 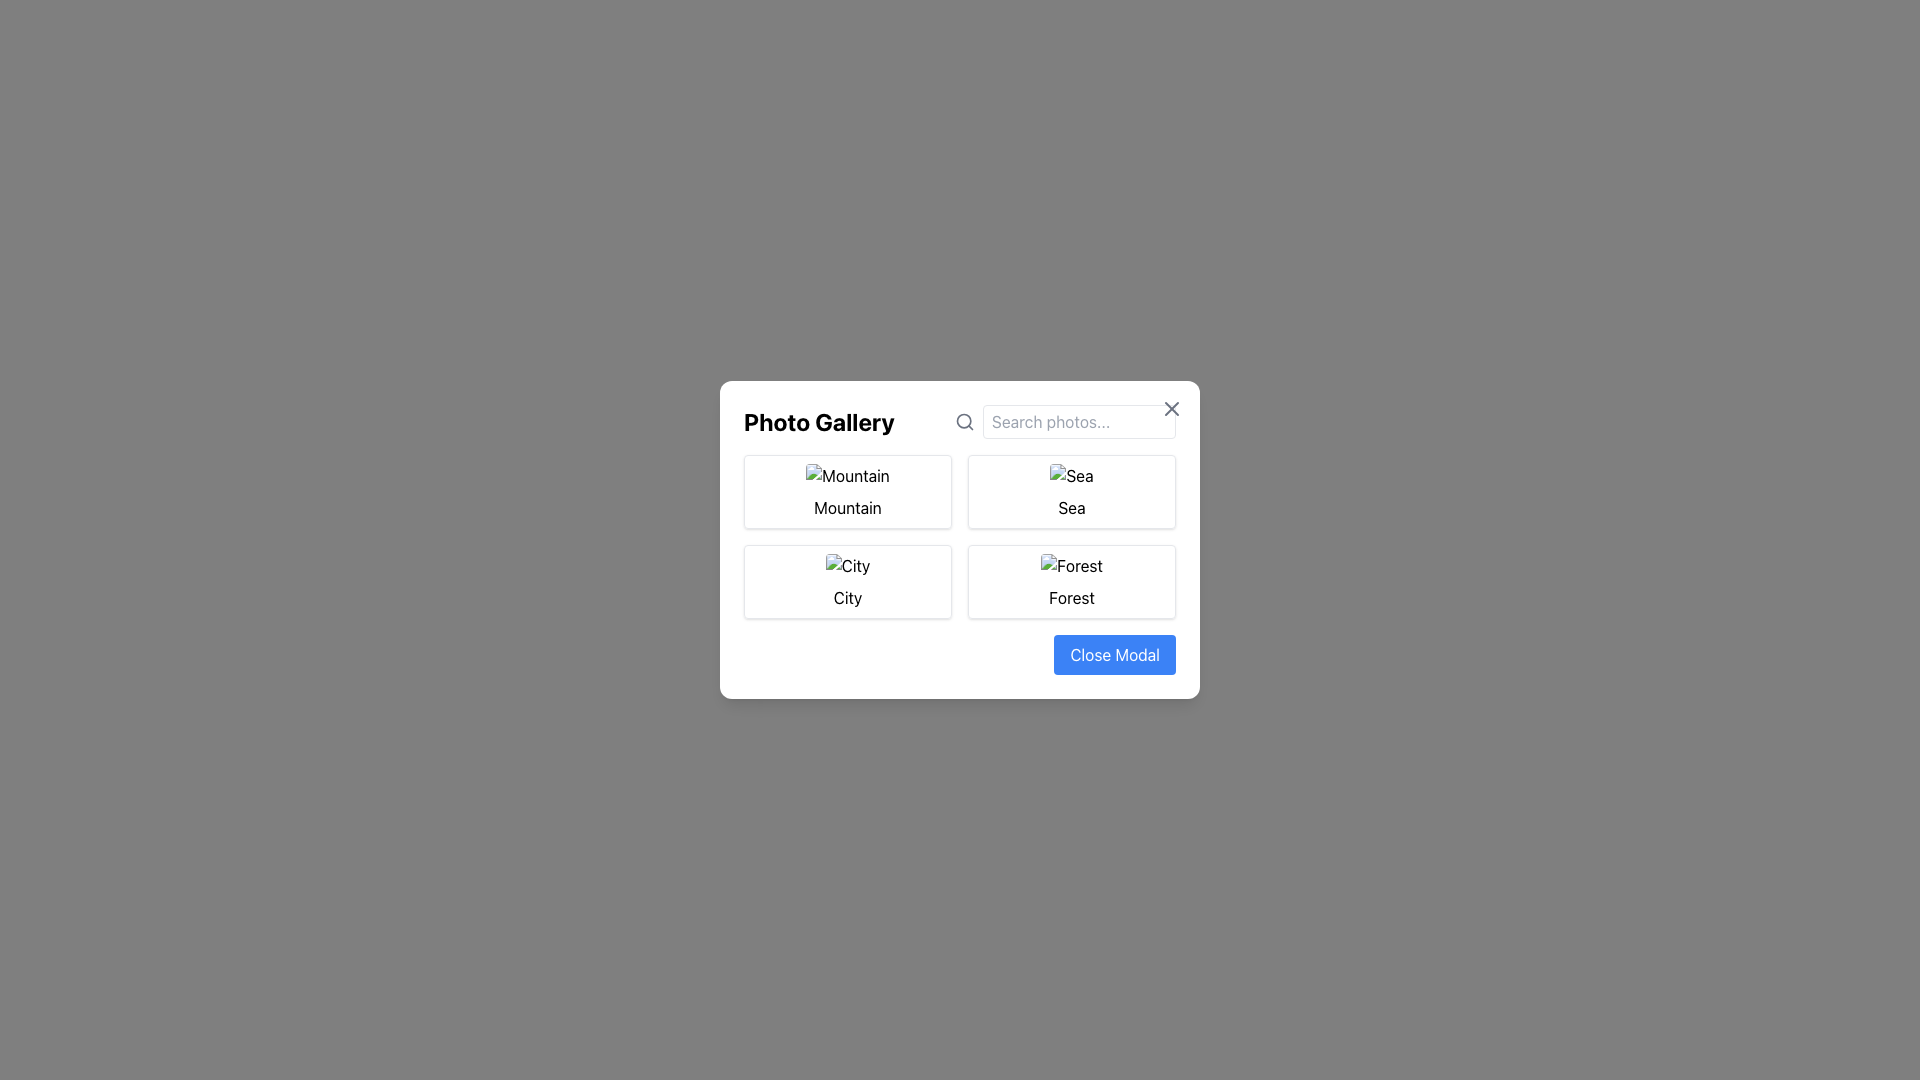 I want to click on the image placeholder for 'Sea' located in the upper-right quadrant of the 'Photo Gallery' modal, so click(x=1070, y=475).